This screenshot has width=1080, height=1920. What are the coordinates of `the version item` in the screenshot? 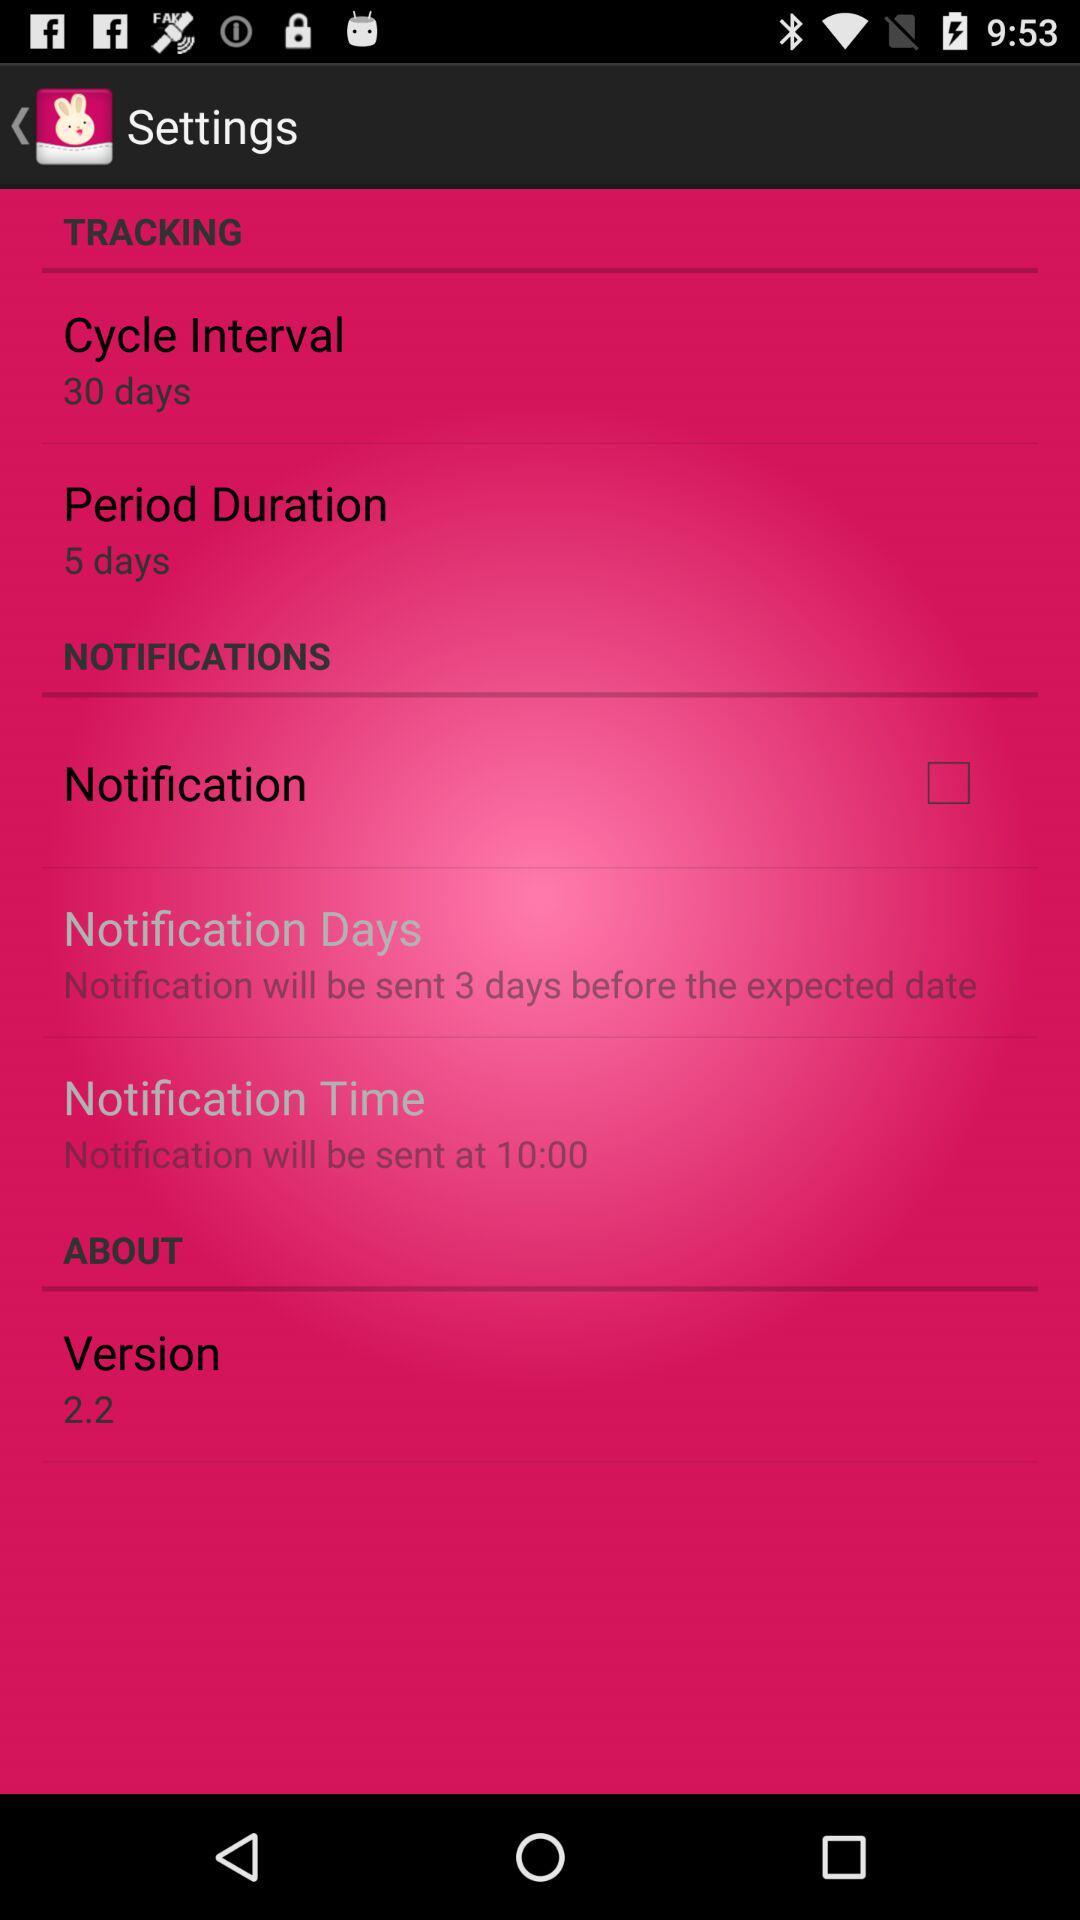 It's located at (141, 1351).